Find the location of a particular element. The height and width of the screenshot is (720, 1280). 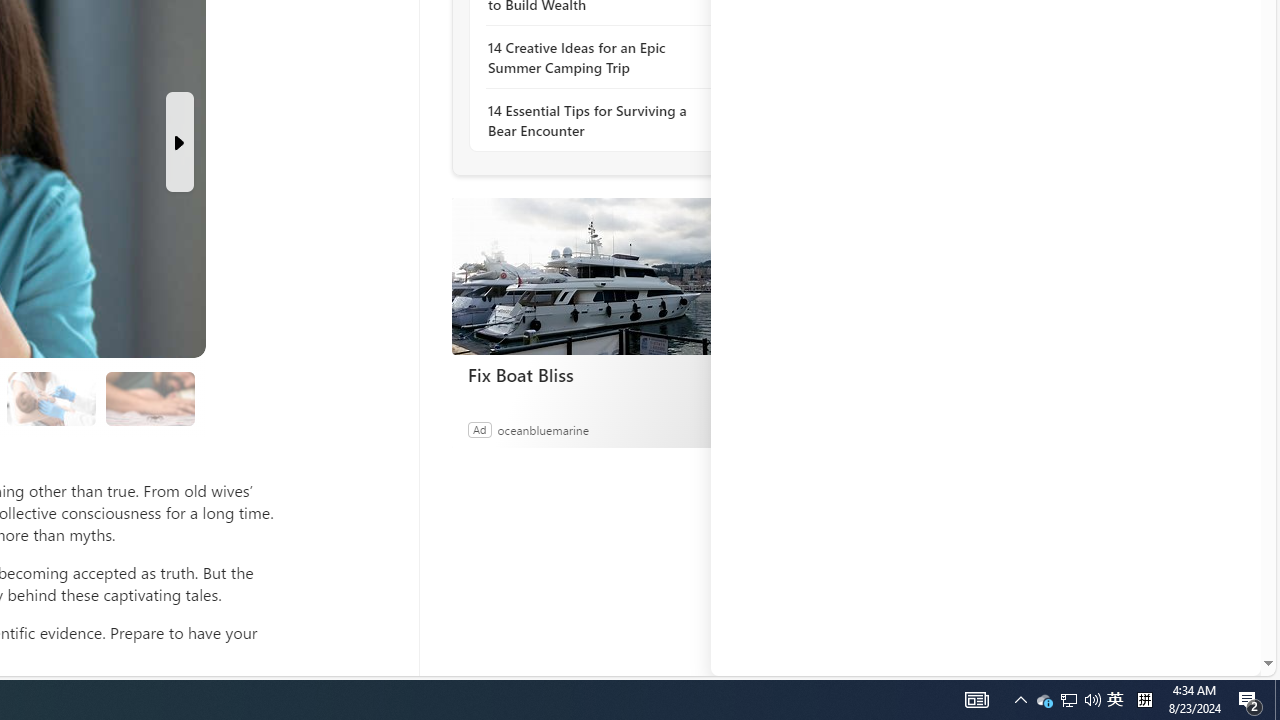

'oceanbluemarine' is located at coordinates (542, 428).